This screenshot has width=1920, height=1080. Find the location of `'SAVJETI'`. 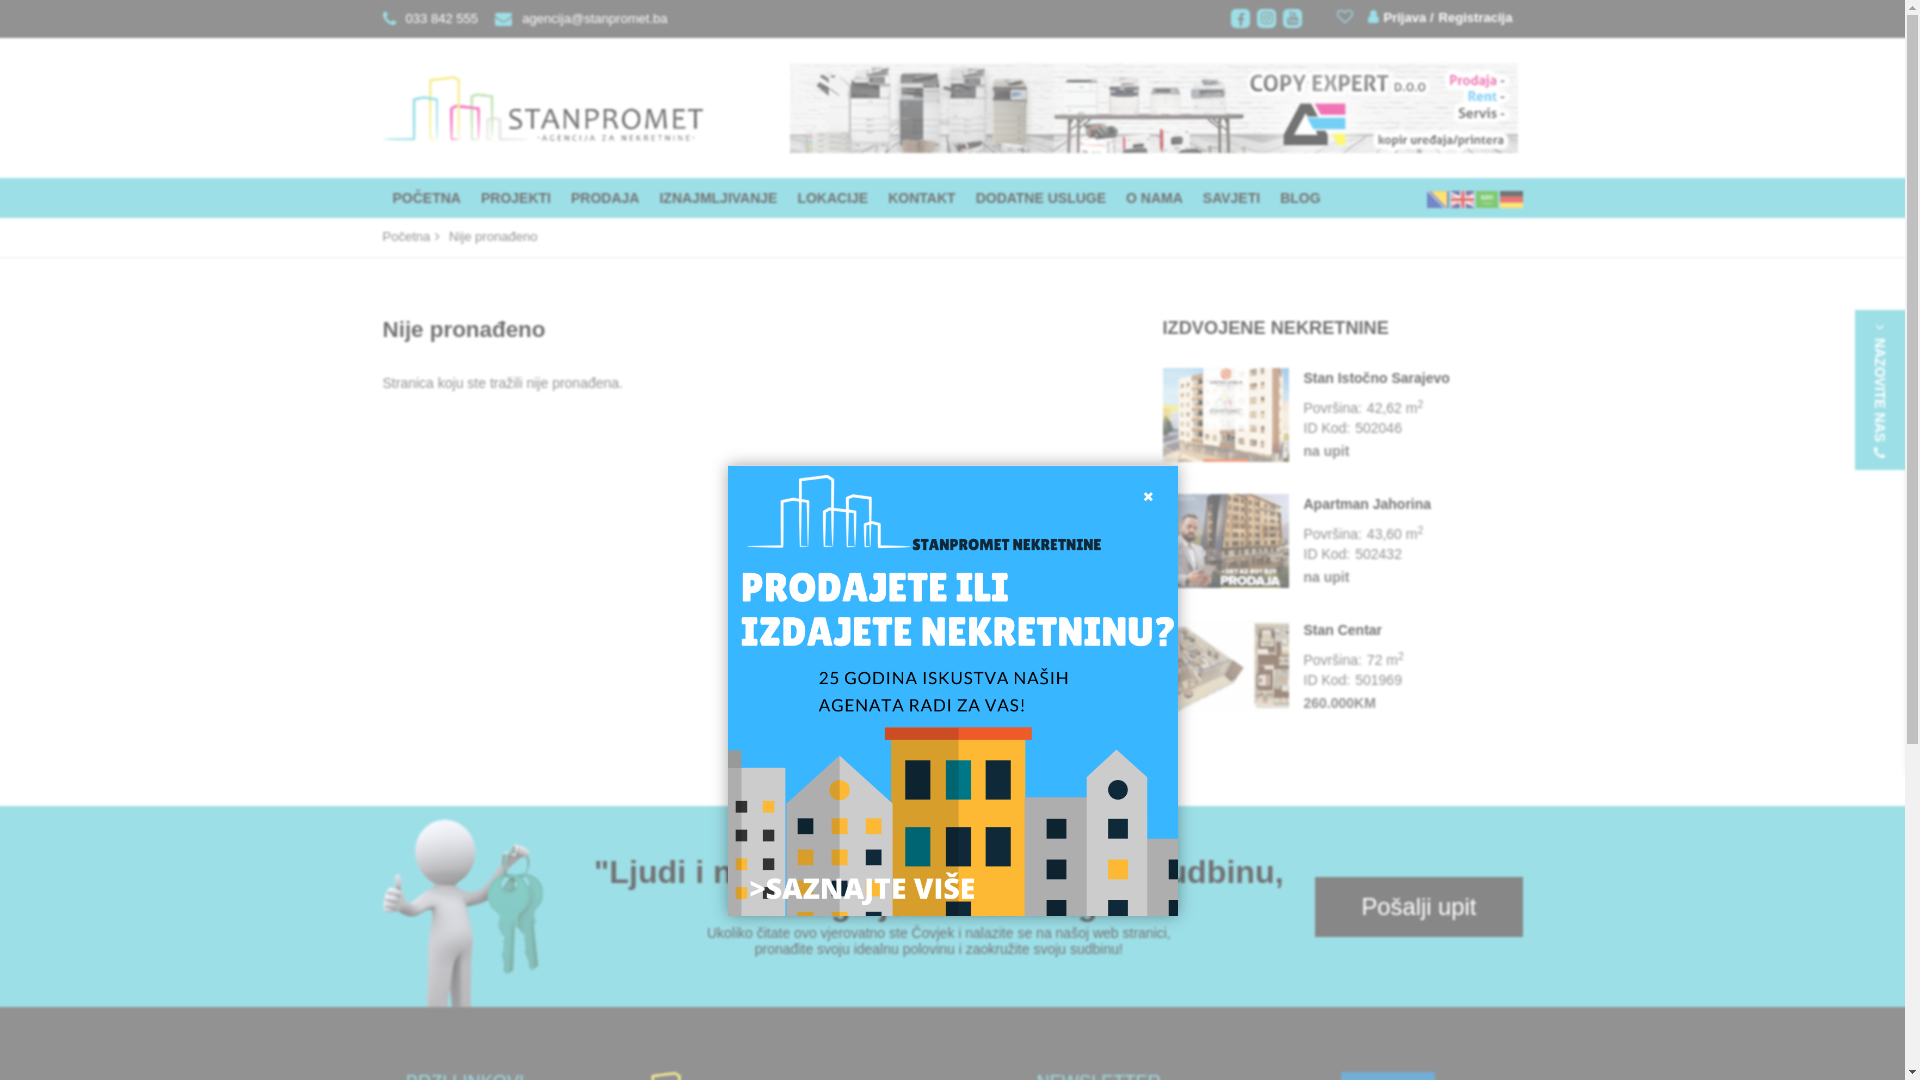

'SAVJETI' is located at coordinates (1230, 197).